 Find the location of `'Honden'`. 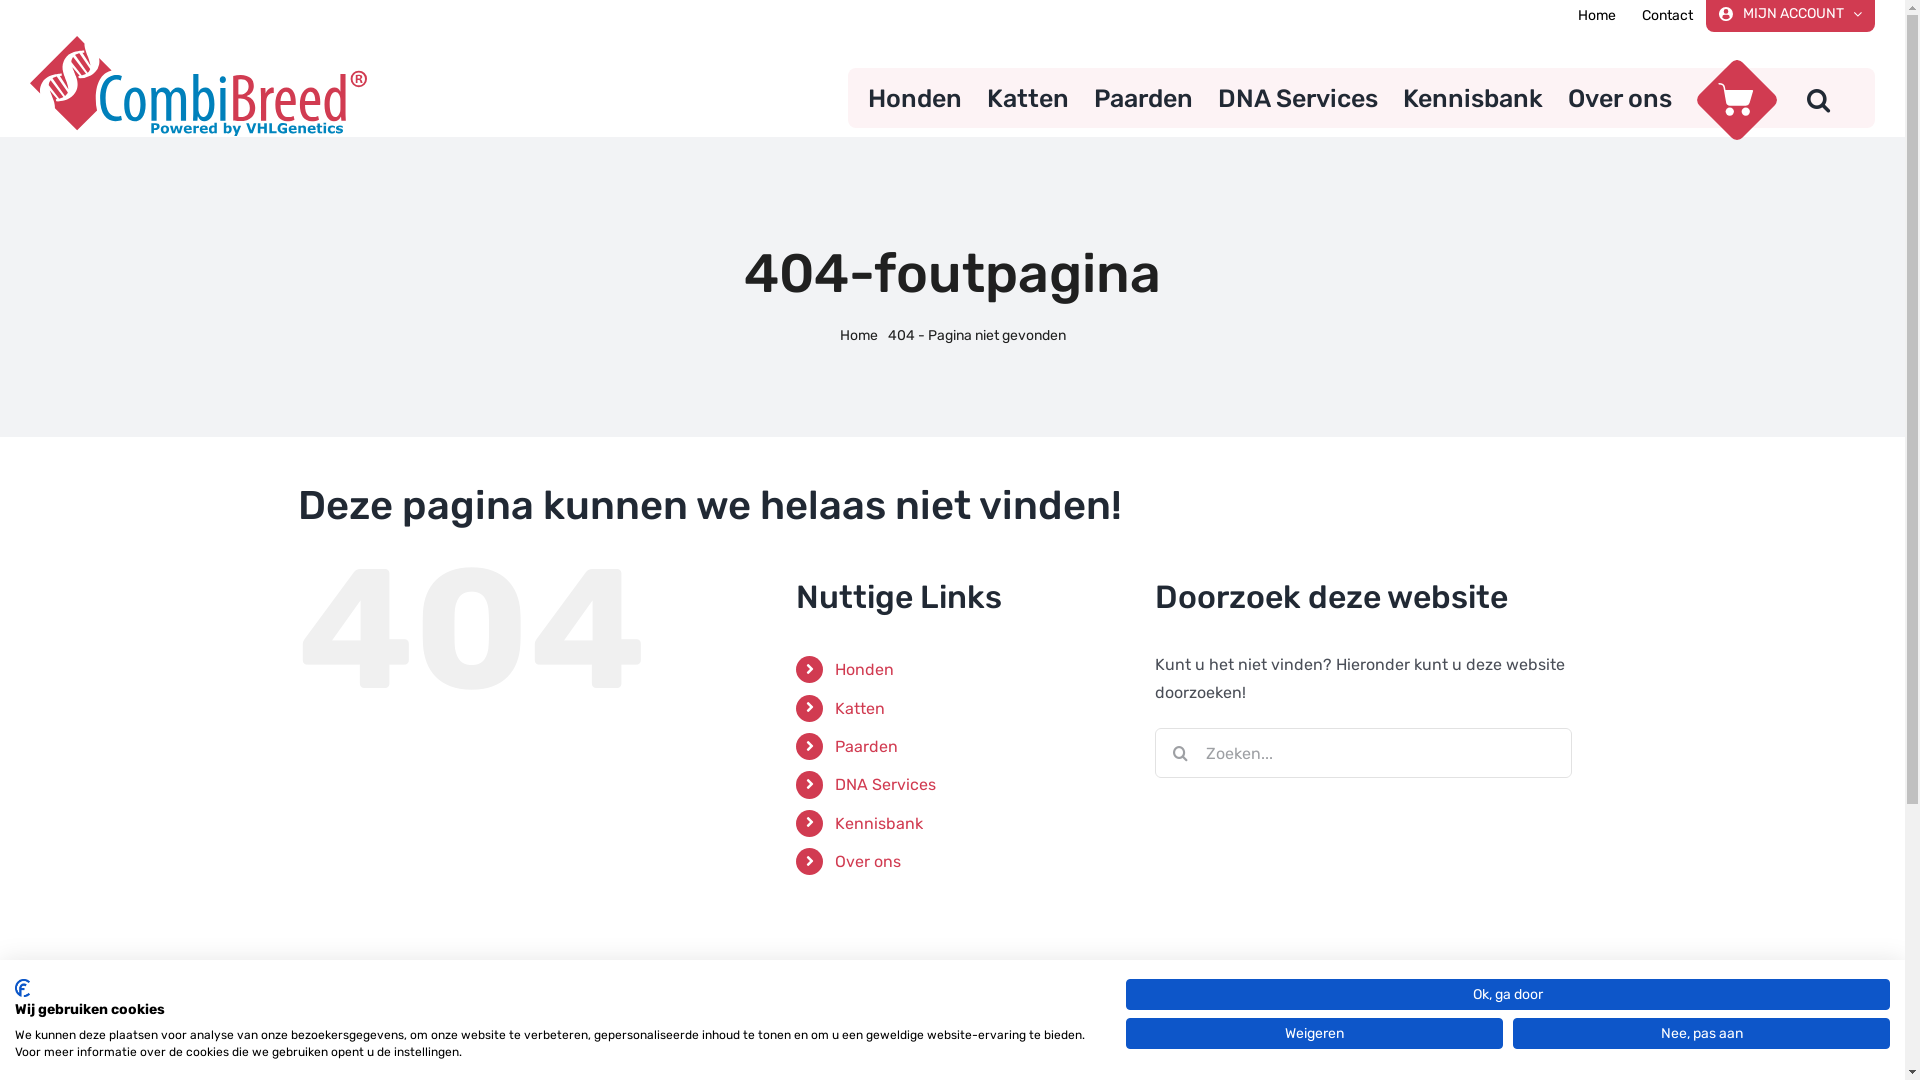

'Honden' is located at coordinates (835, 669).